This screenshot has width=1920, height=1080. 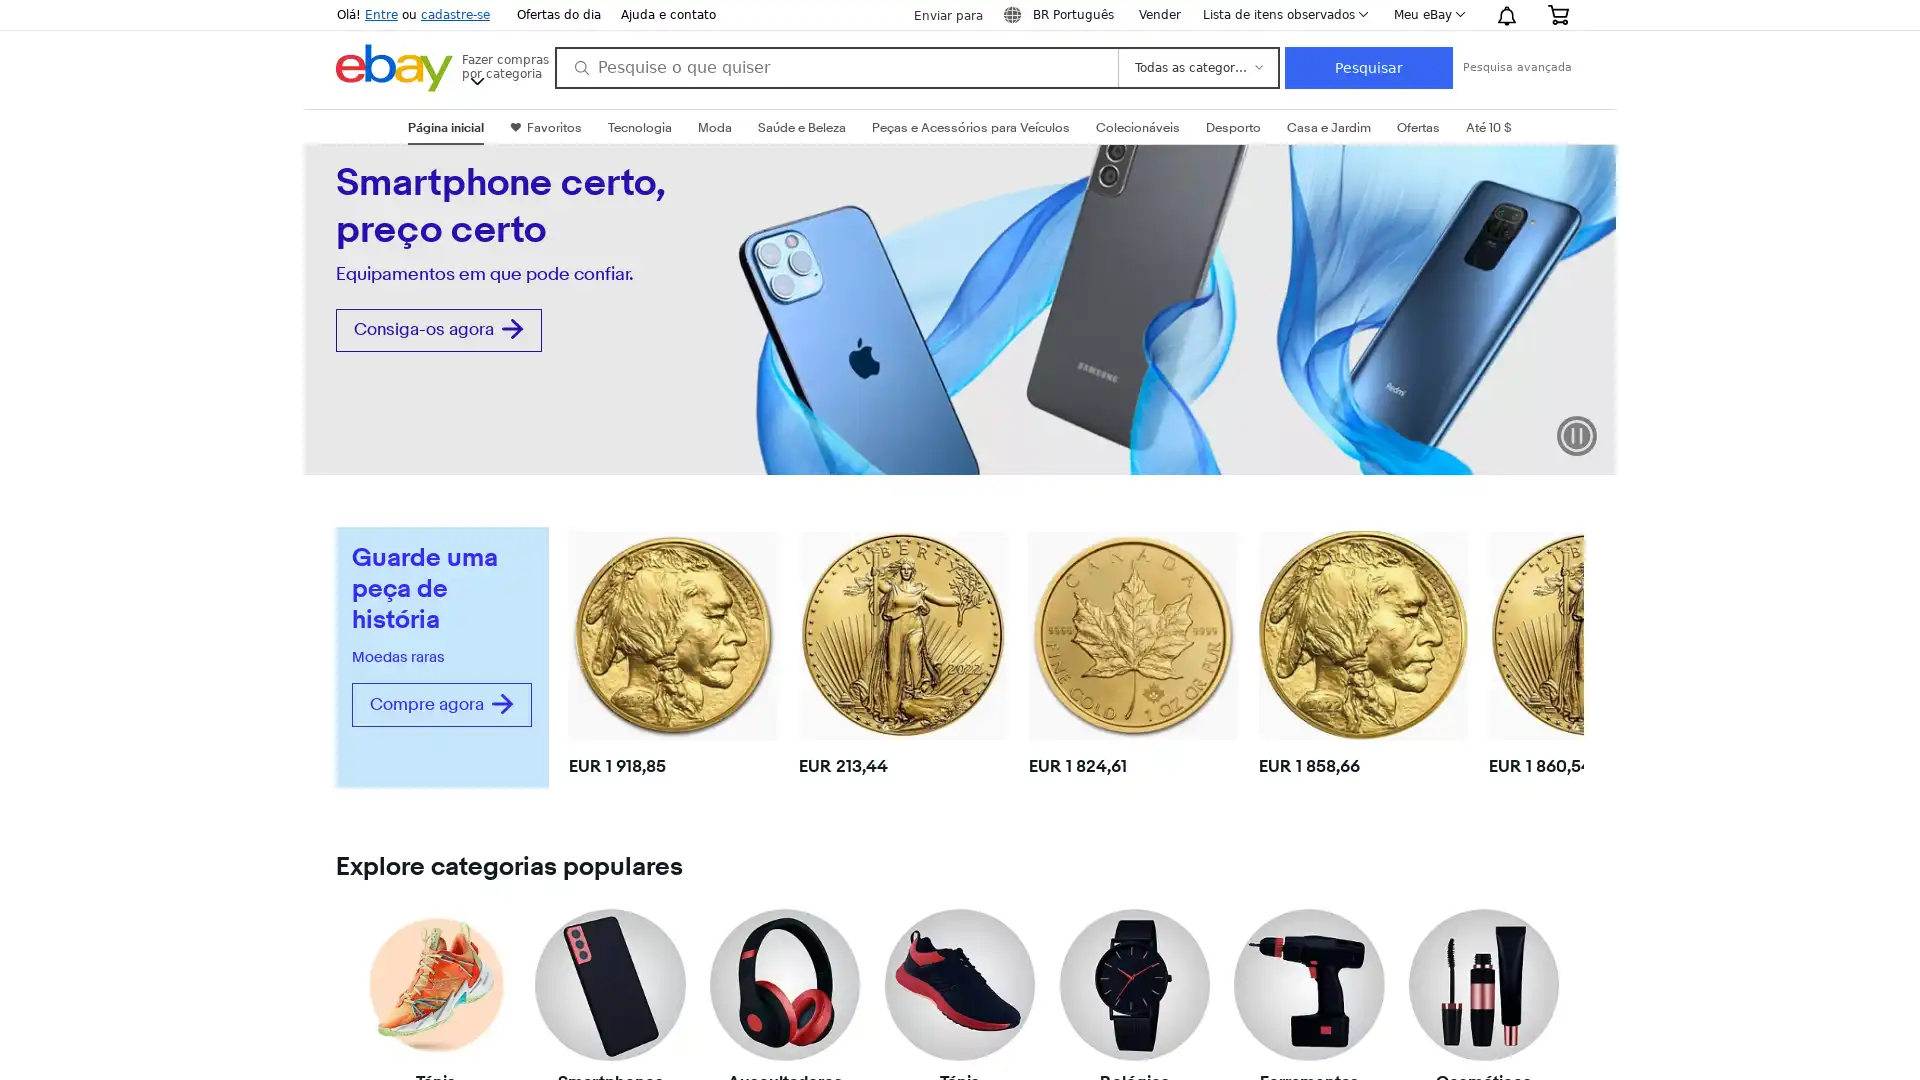 What do you see at coordinates (1367, 67) in the screenshot?
I see `Pesquisar` at bounding box center [1367, 67].